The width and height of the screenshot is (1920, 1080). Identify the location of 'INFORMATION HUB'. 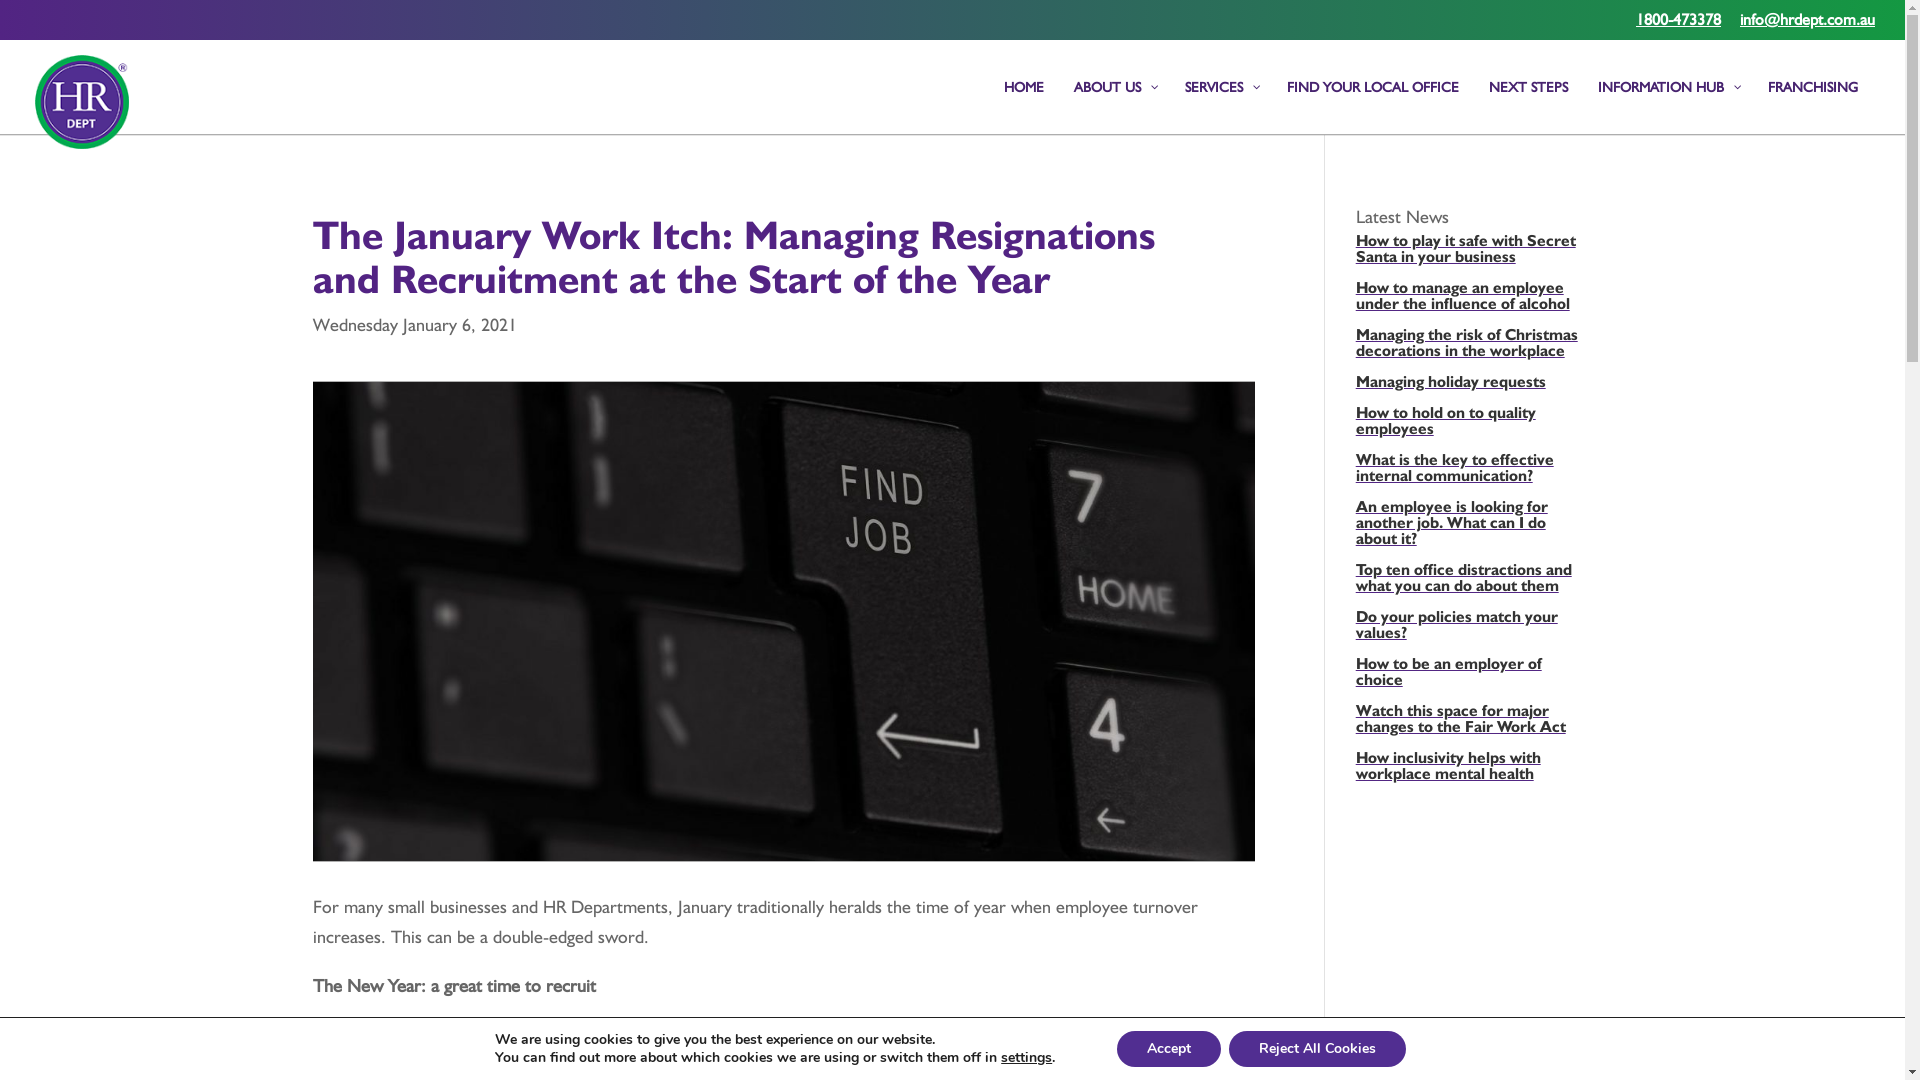
(1582, 106).